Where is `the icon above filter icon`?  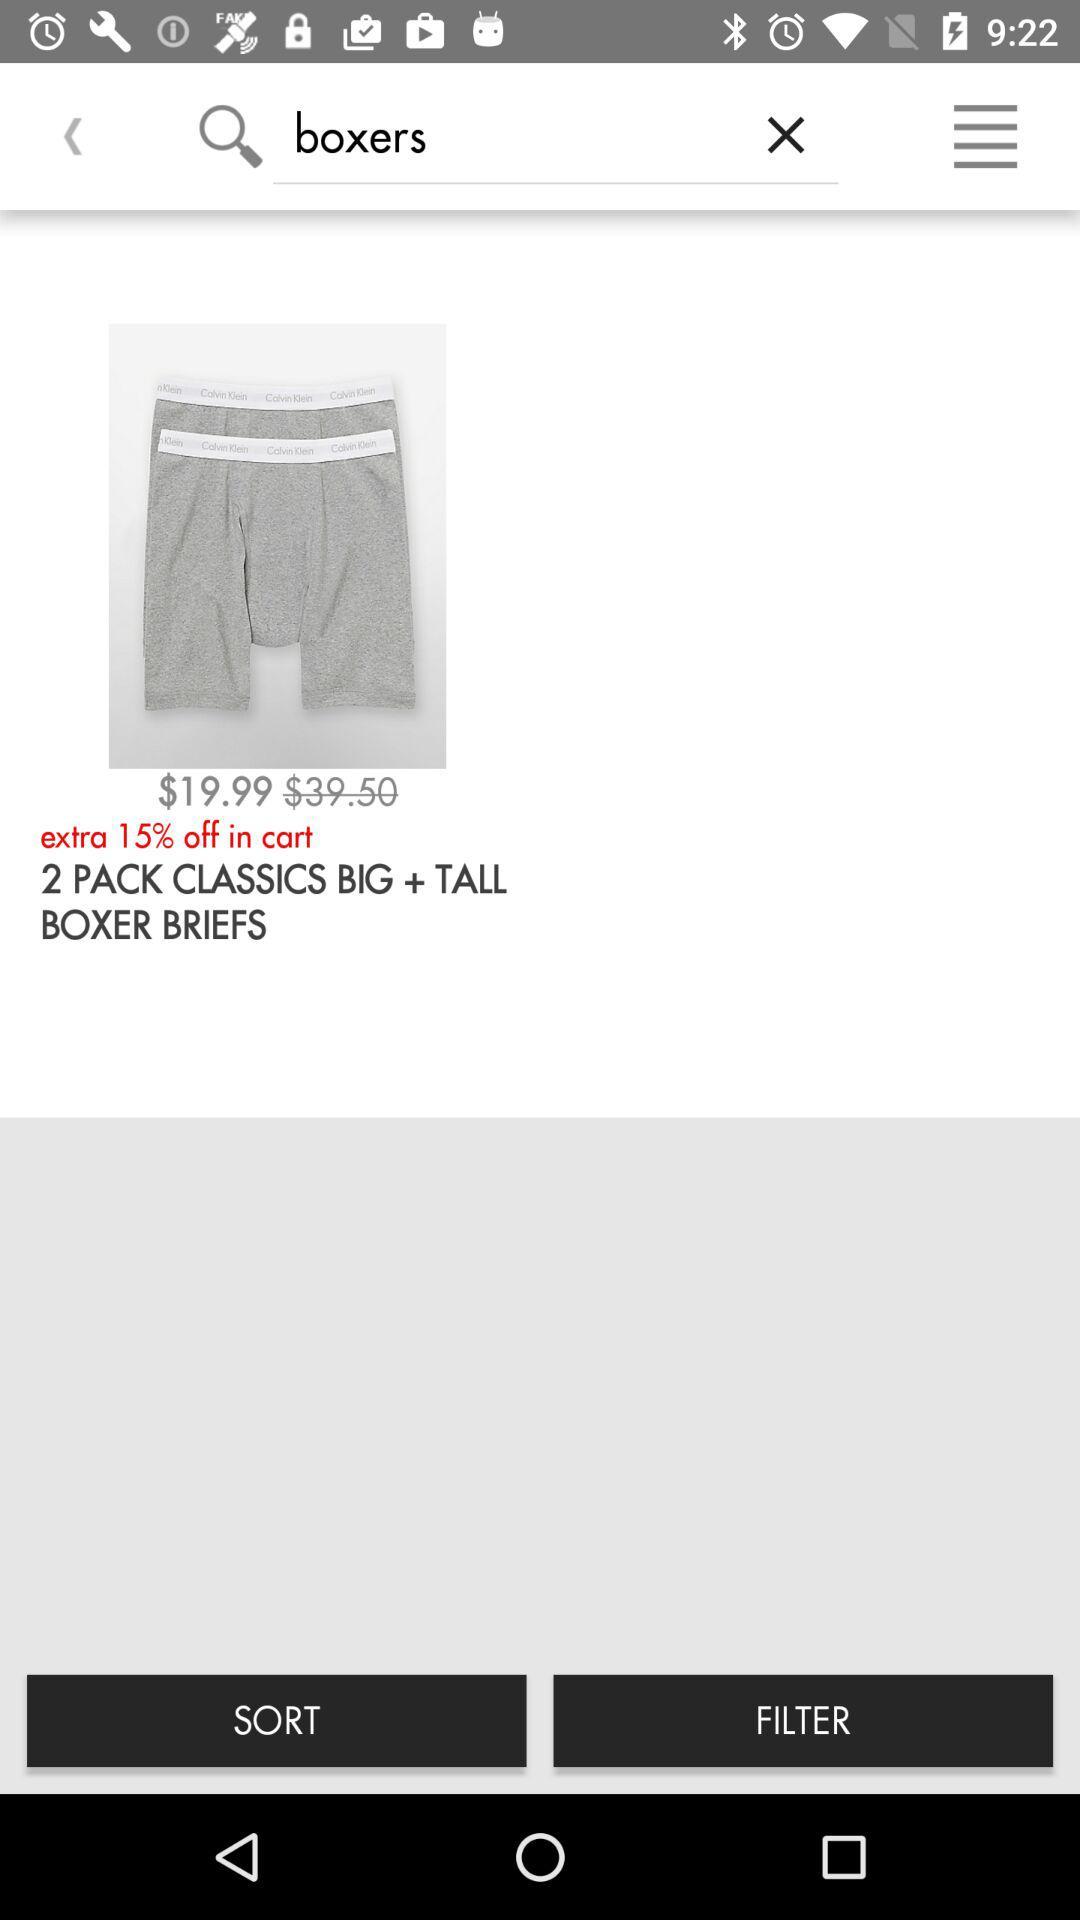 the icon above filter icon is located at coordinates (785, 133).